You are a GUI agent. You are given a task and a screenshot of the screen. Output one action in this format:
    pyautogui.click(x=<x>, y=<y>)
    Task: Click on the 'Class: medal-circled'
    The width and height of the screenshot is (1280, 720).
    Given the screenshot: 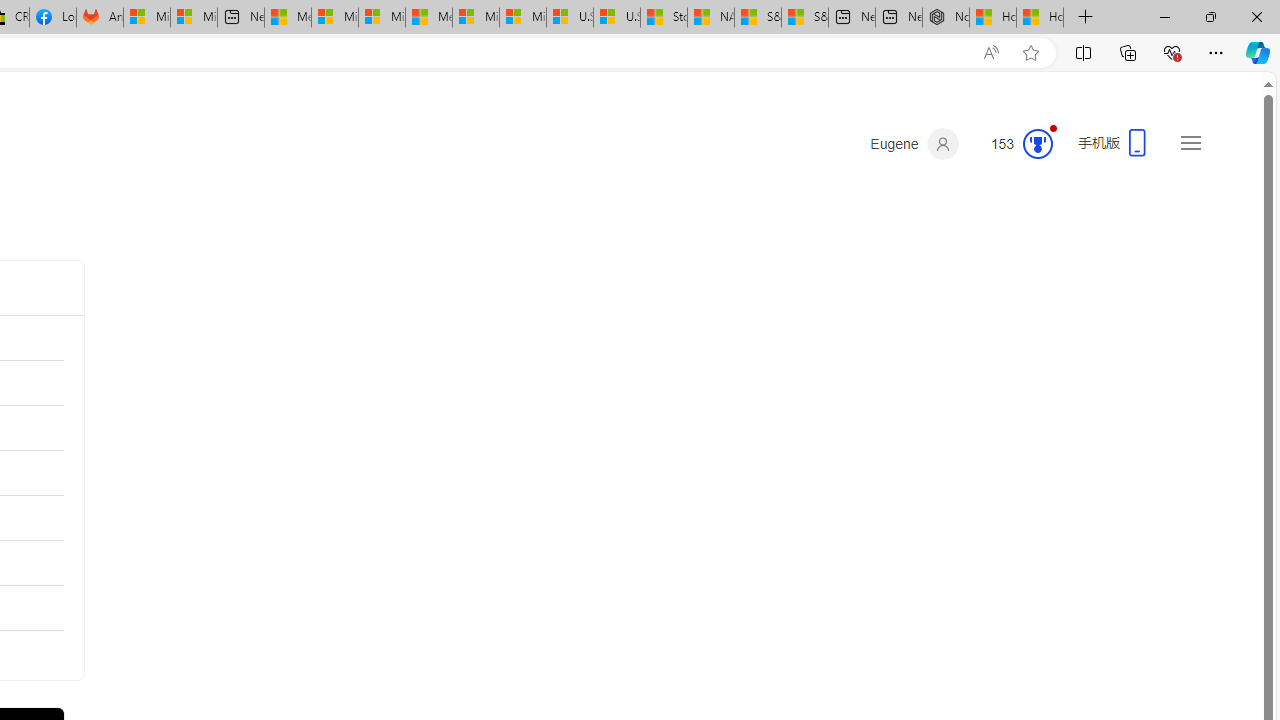 What is the action you would take?
    pyautogui.click(x=1037, y=143)
    